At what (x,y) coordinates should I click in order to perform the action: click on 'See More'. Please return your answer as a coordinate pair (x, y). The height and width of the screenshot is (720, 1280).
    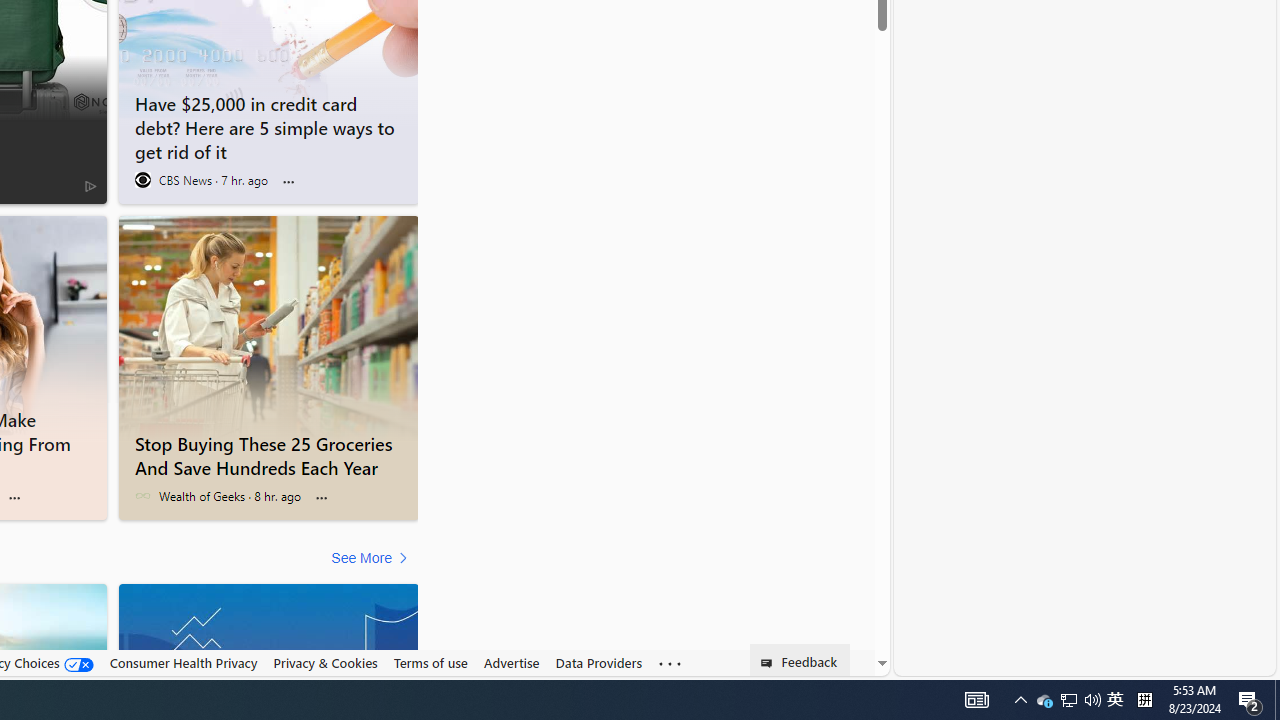
    Looking at the image, I should click on (372, 558).